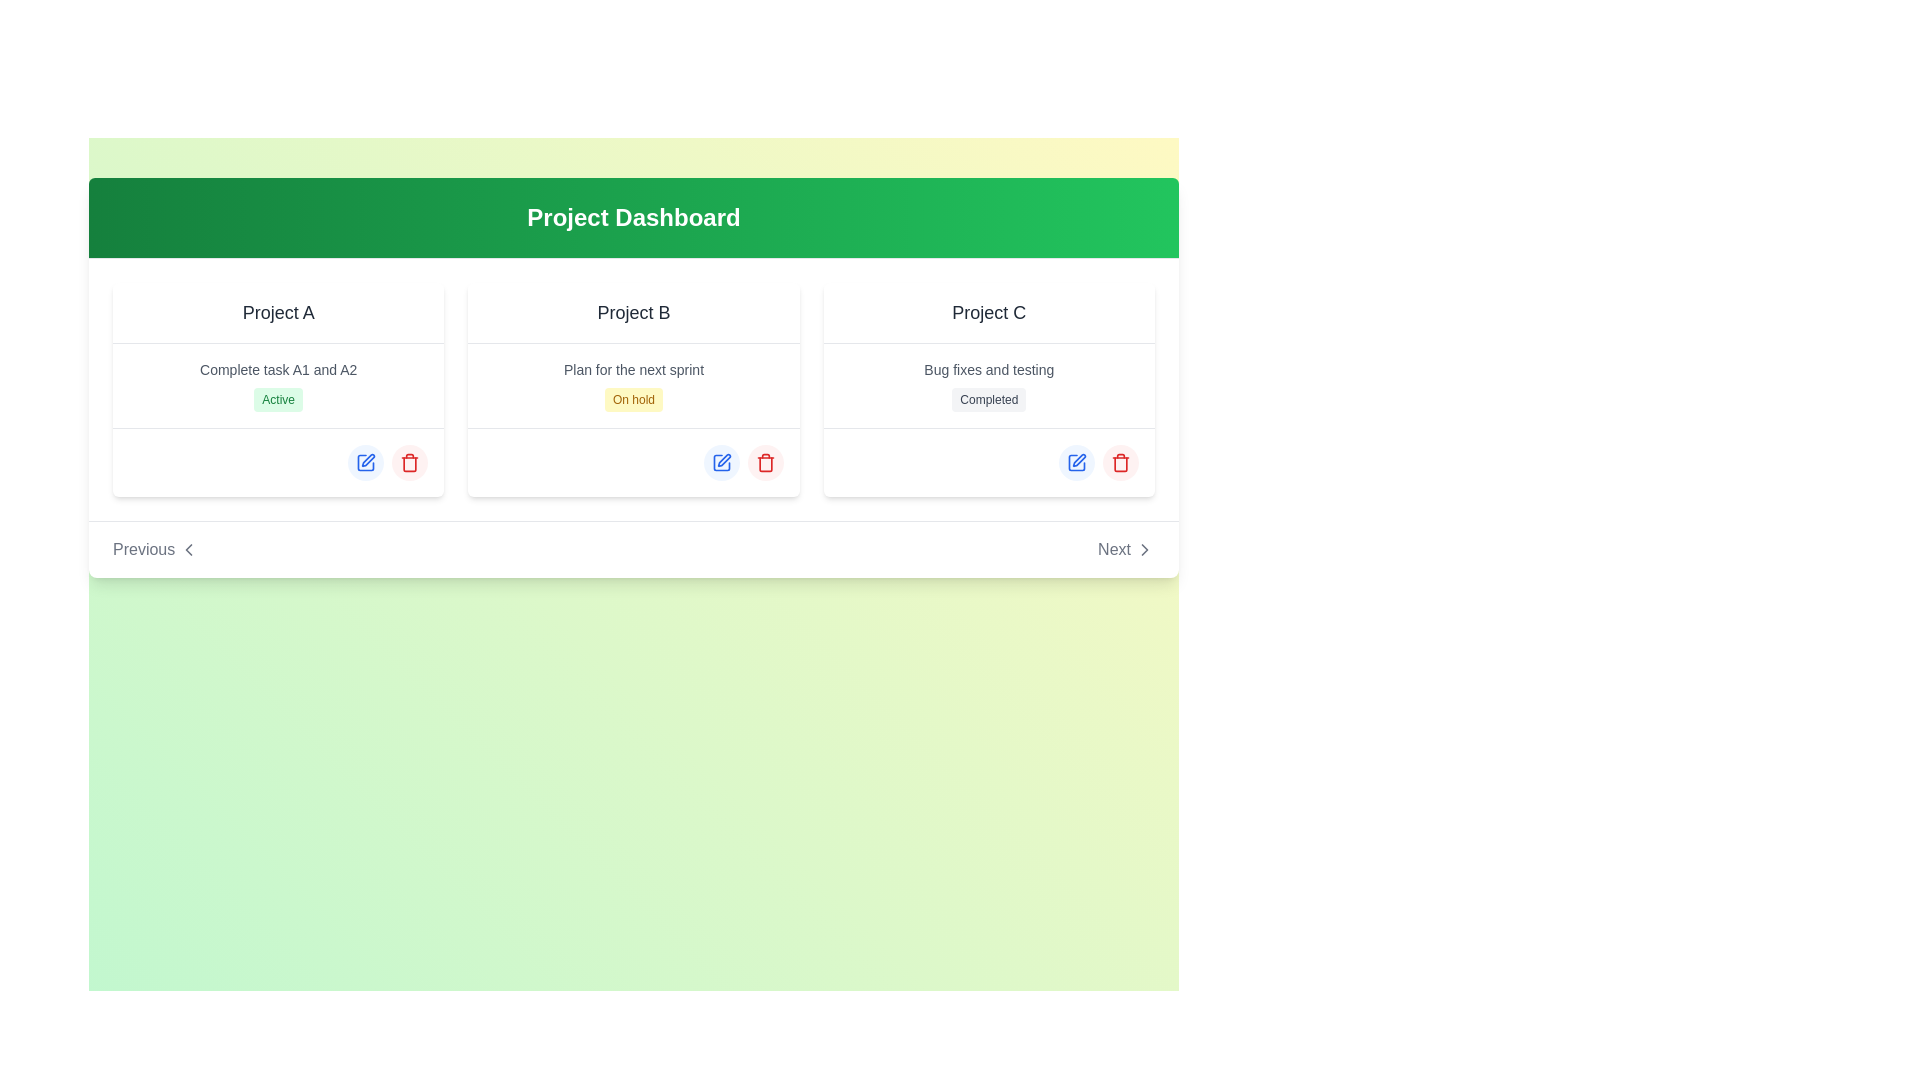 This screenshot has height=1080, width=1920. Describe the element at coordinates (365, 462) in the screenshot. I see `the blue square icon button with a pen stroke in the bottom-right corner of the card for 'Project A' to initiate editing` at that location.